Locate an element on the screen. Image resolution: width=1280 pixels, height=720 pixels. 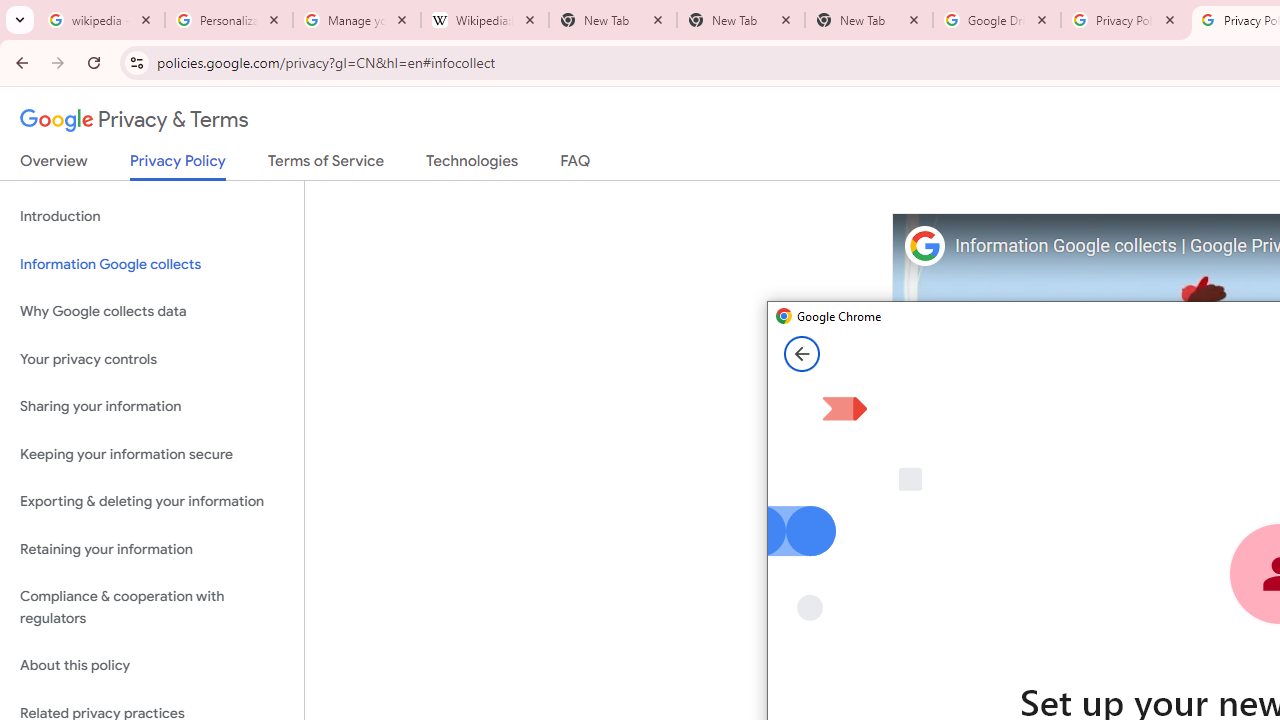
'Sharing your information' is located at coordinates (151, 406).